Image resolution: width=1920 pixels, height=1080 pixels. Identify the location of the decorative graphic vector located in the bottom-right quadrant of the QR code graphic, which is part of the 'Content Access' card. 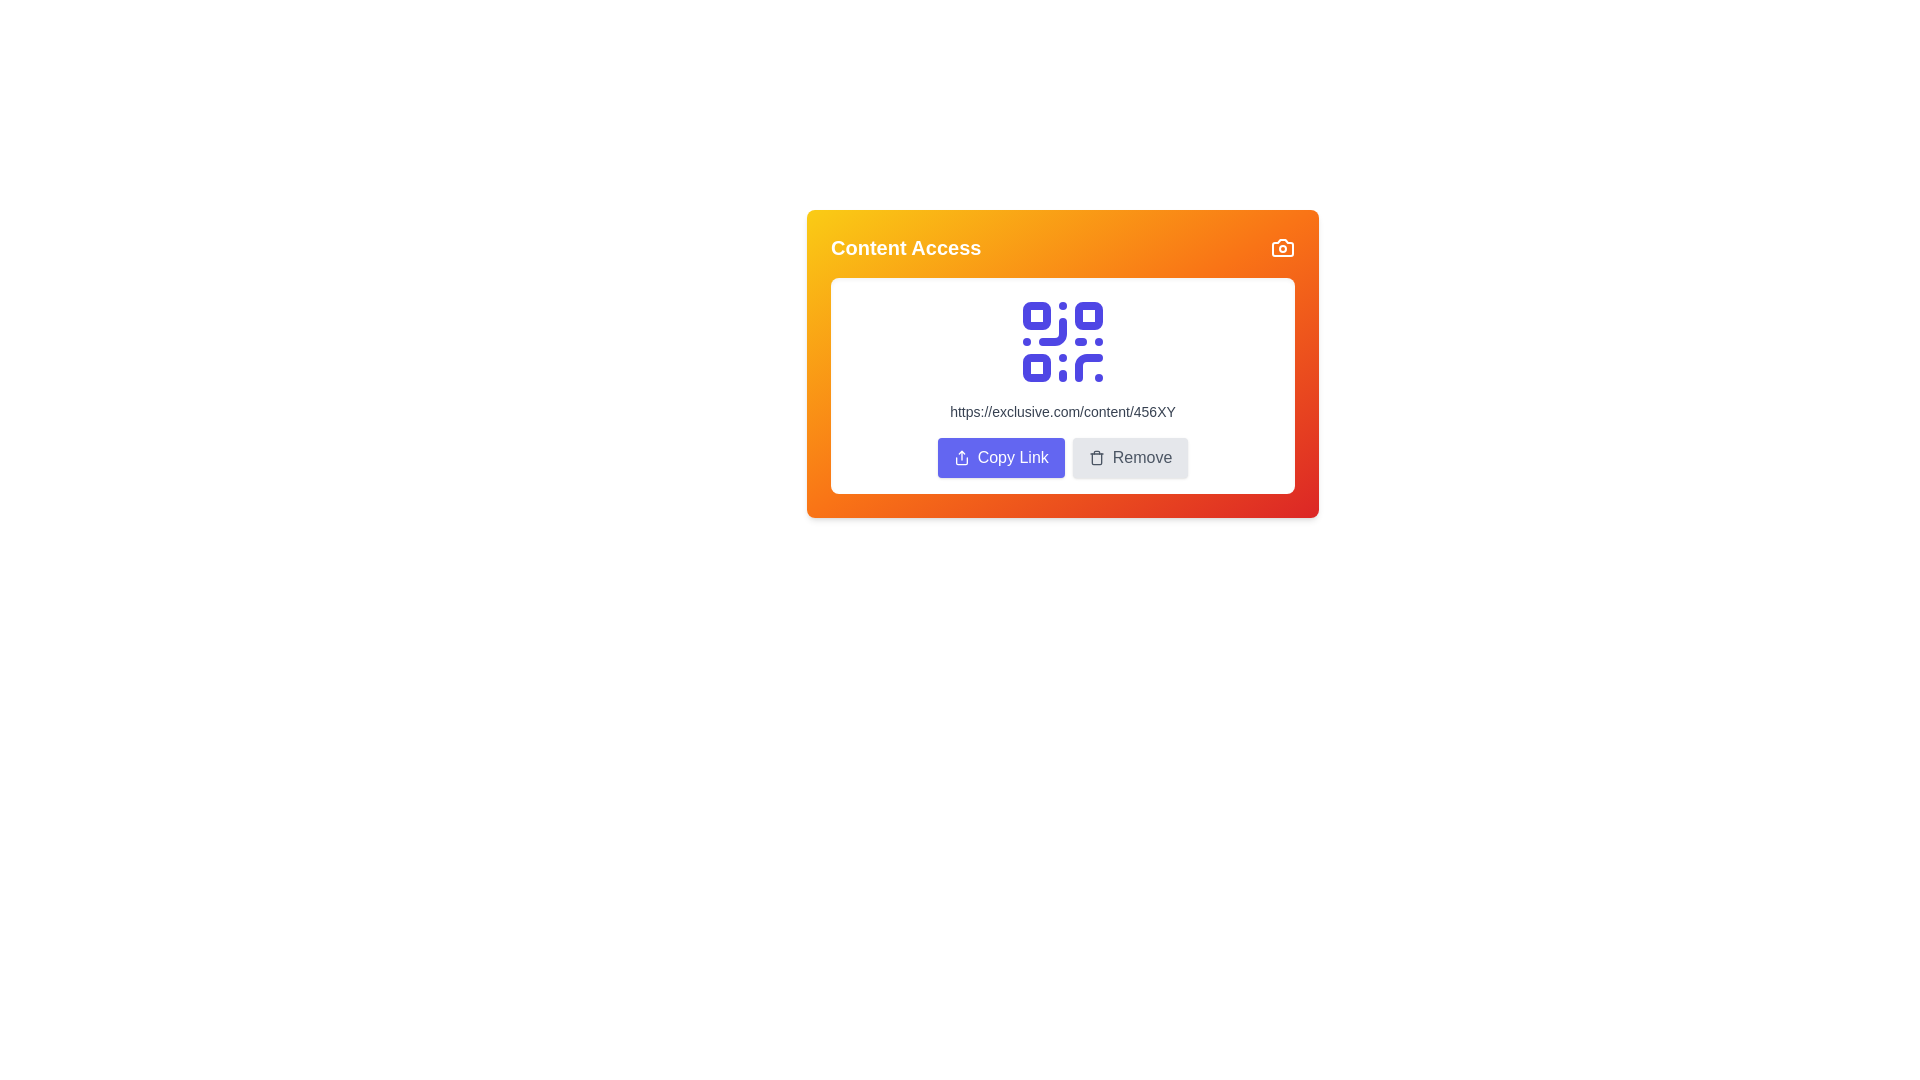
(1088, 367).